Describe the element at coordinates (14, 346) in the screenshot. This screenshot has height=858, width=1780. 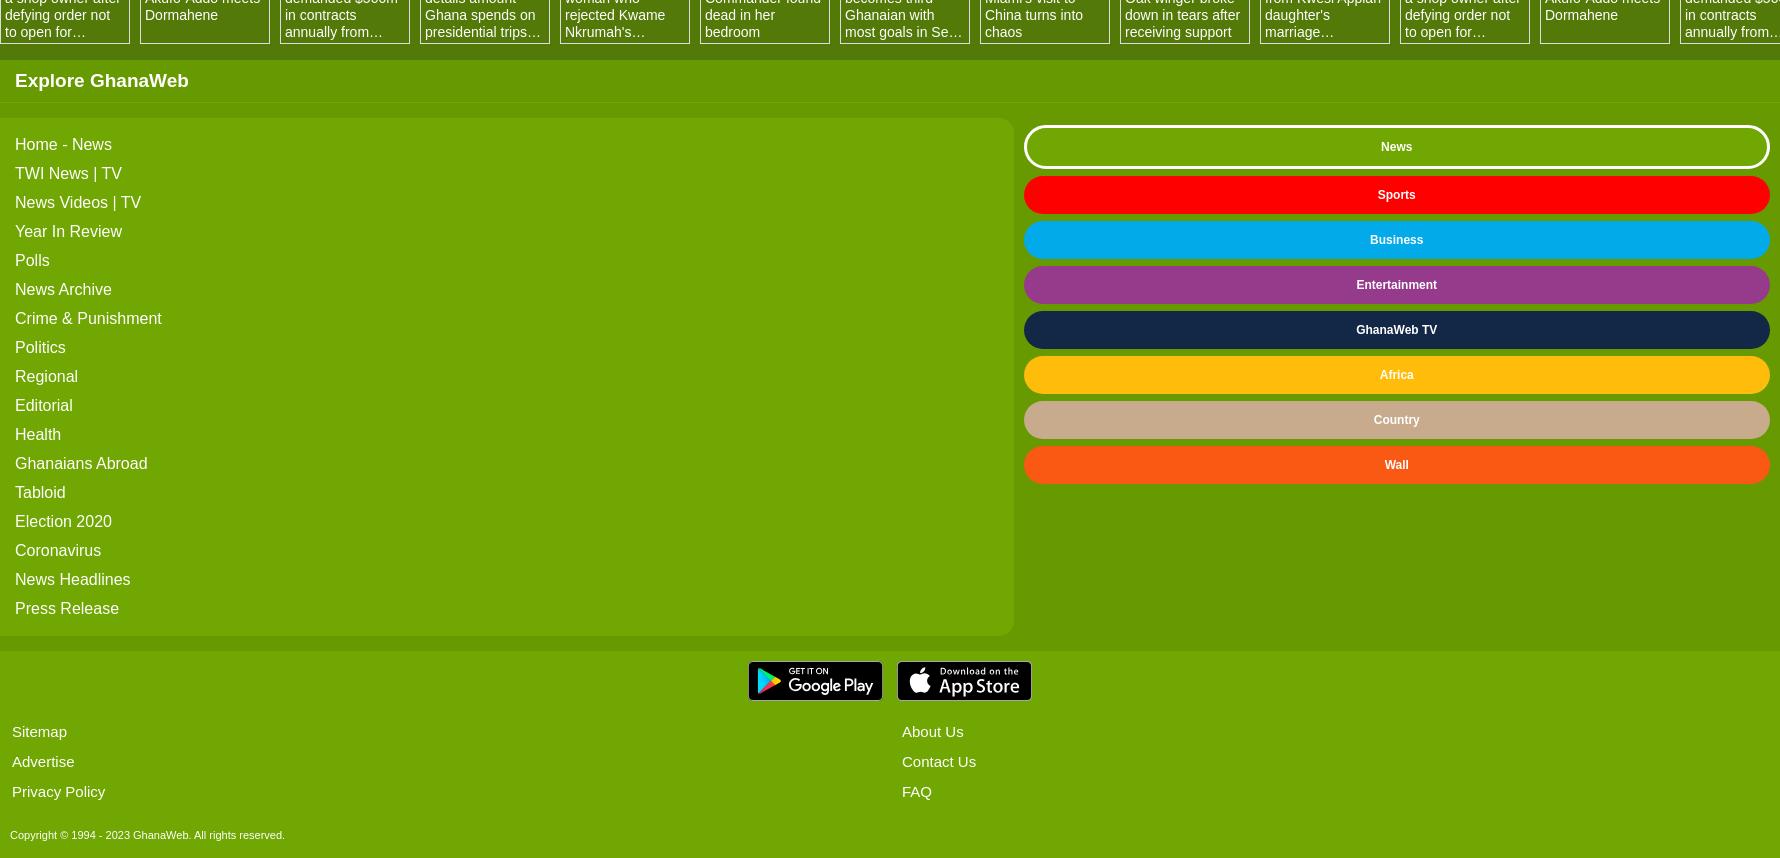
I see `'Politics'` at that location.